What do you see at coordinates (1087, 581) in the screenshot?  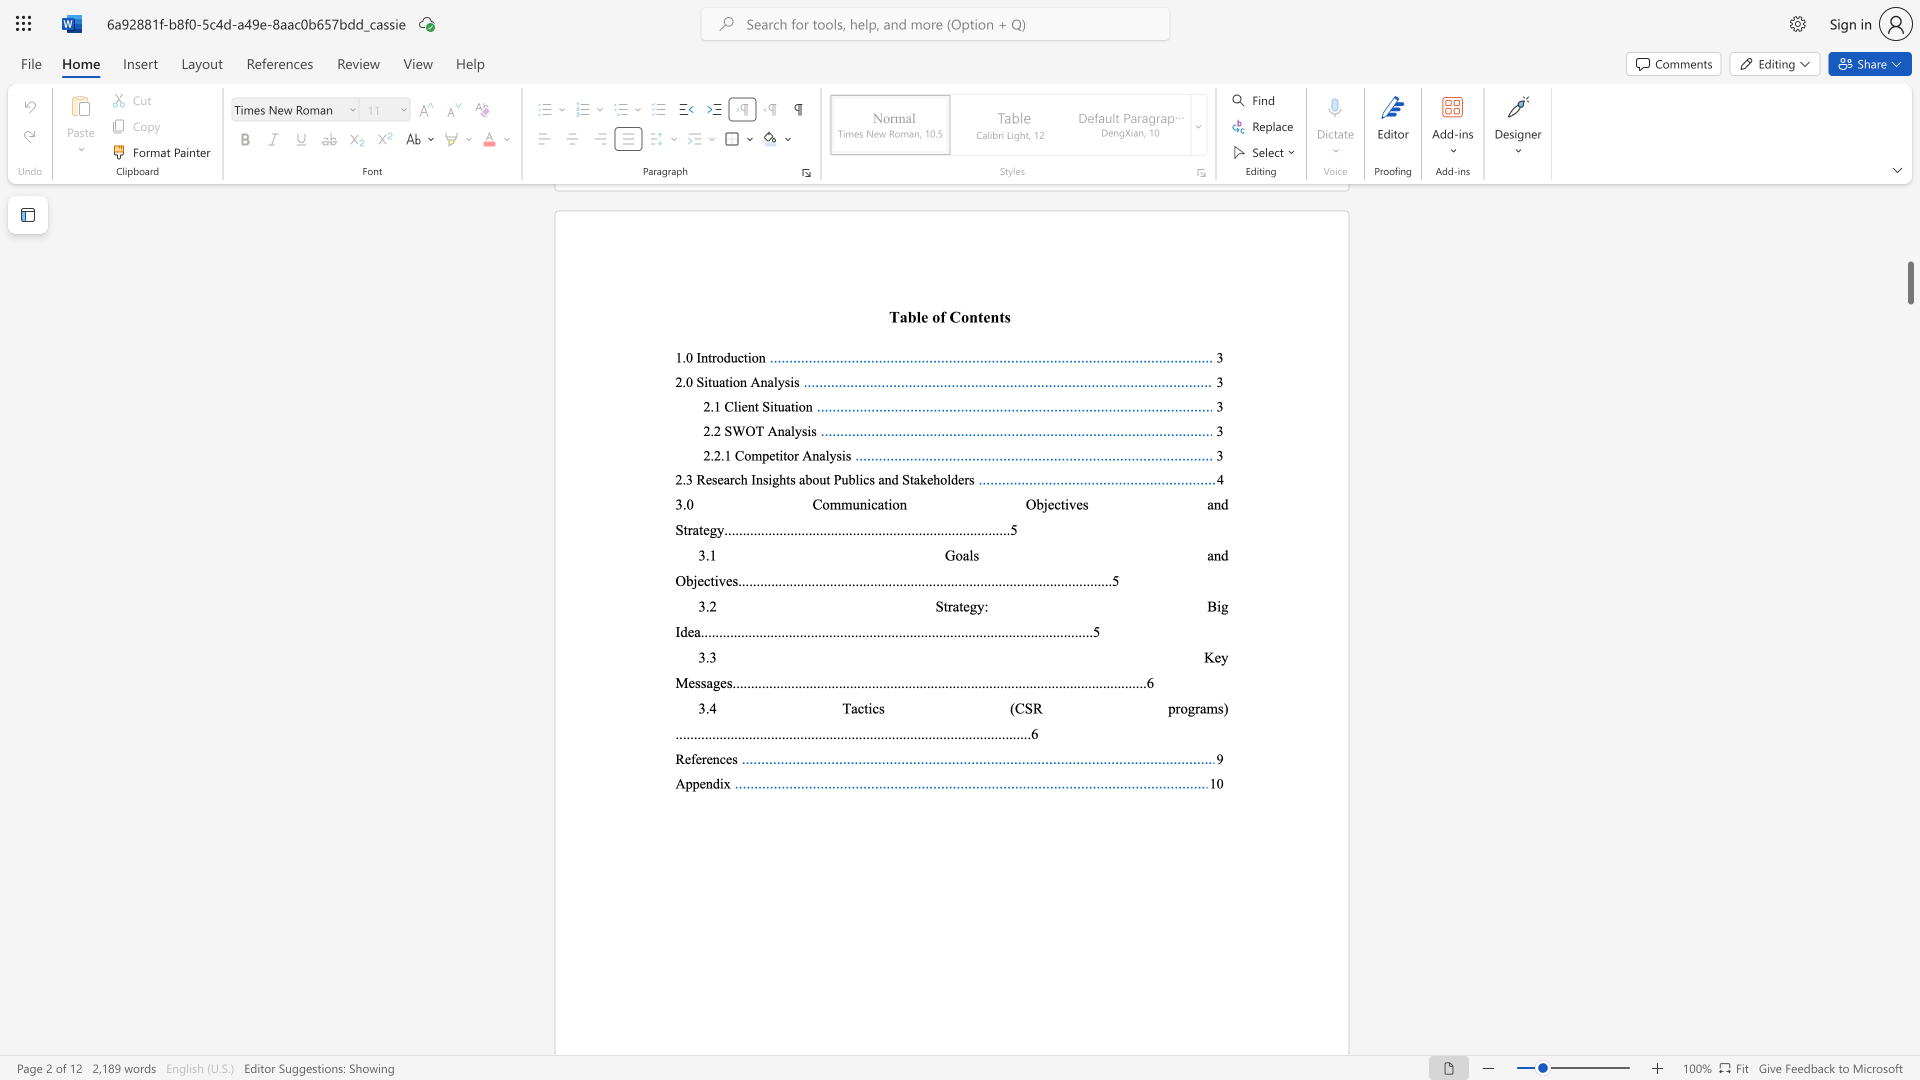 I see `the 18th character "." in the text` at bounding box center [1087, 581].